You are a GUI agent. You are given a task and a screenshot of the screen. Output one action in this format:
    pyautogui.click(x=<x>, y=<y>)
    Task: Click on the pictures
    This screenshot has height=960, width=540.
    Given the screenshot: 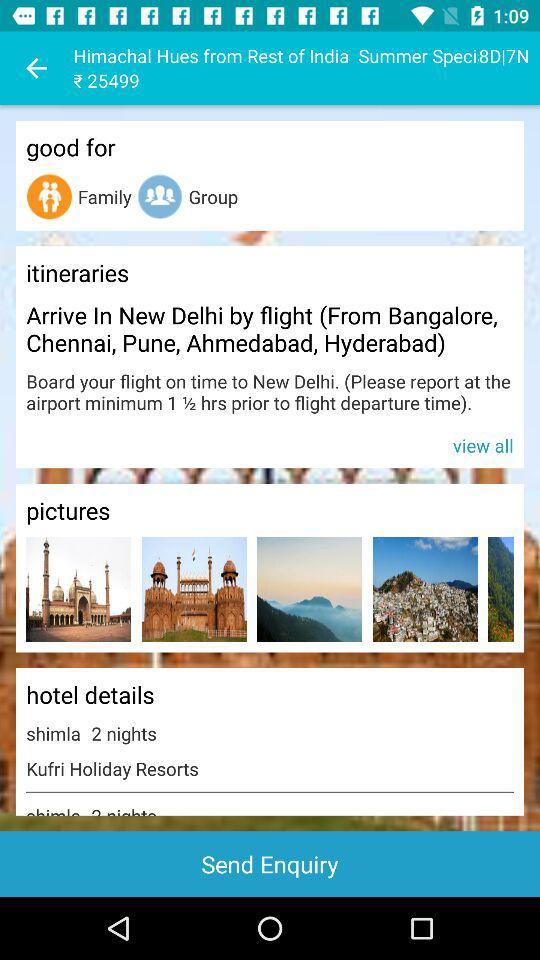 What is the action you would take?
    pyautogui.click(x=77, y=589)
    